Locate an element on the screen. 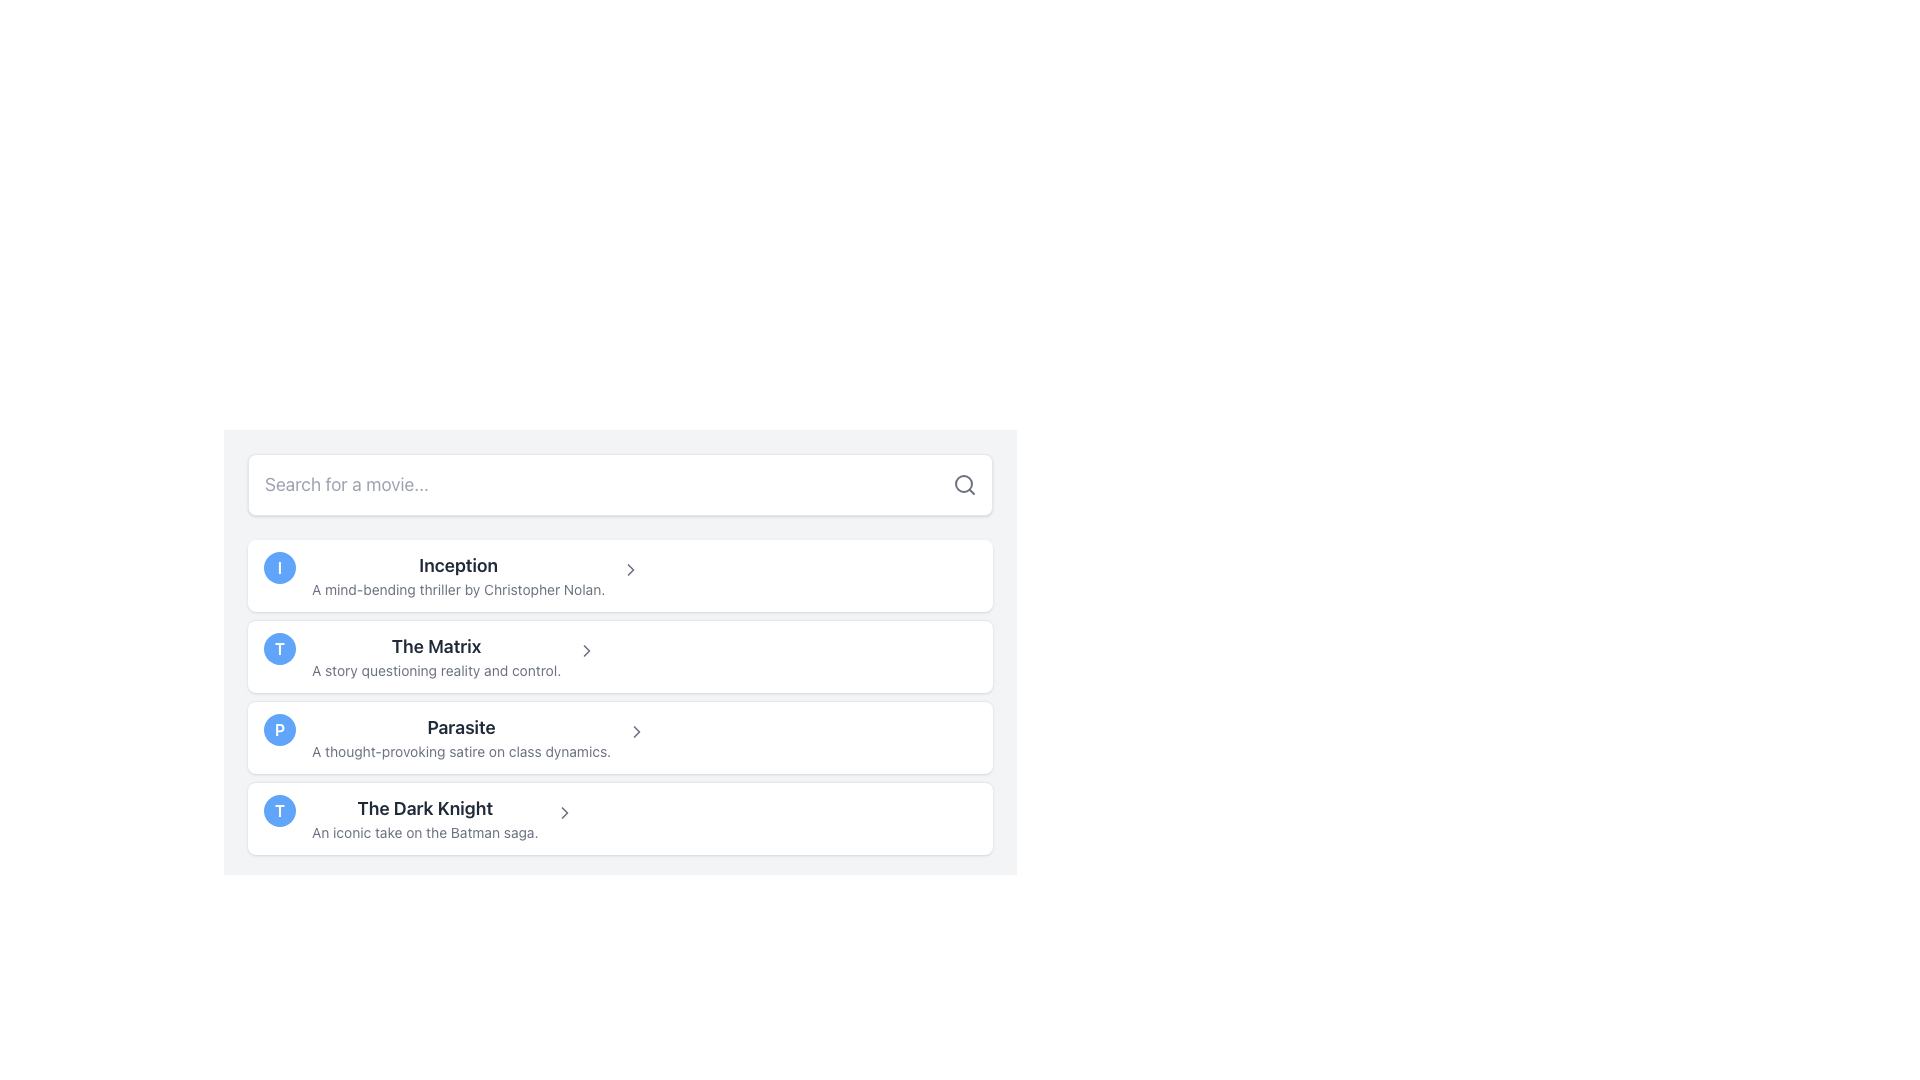 The image size is (1920, 1080). the circular magnifying glass icon button located at the rightmost side of the search bar is located at coordinates (964, 485).